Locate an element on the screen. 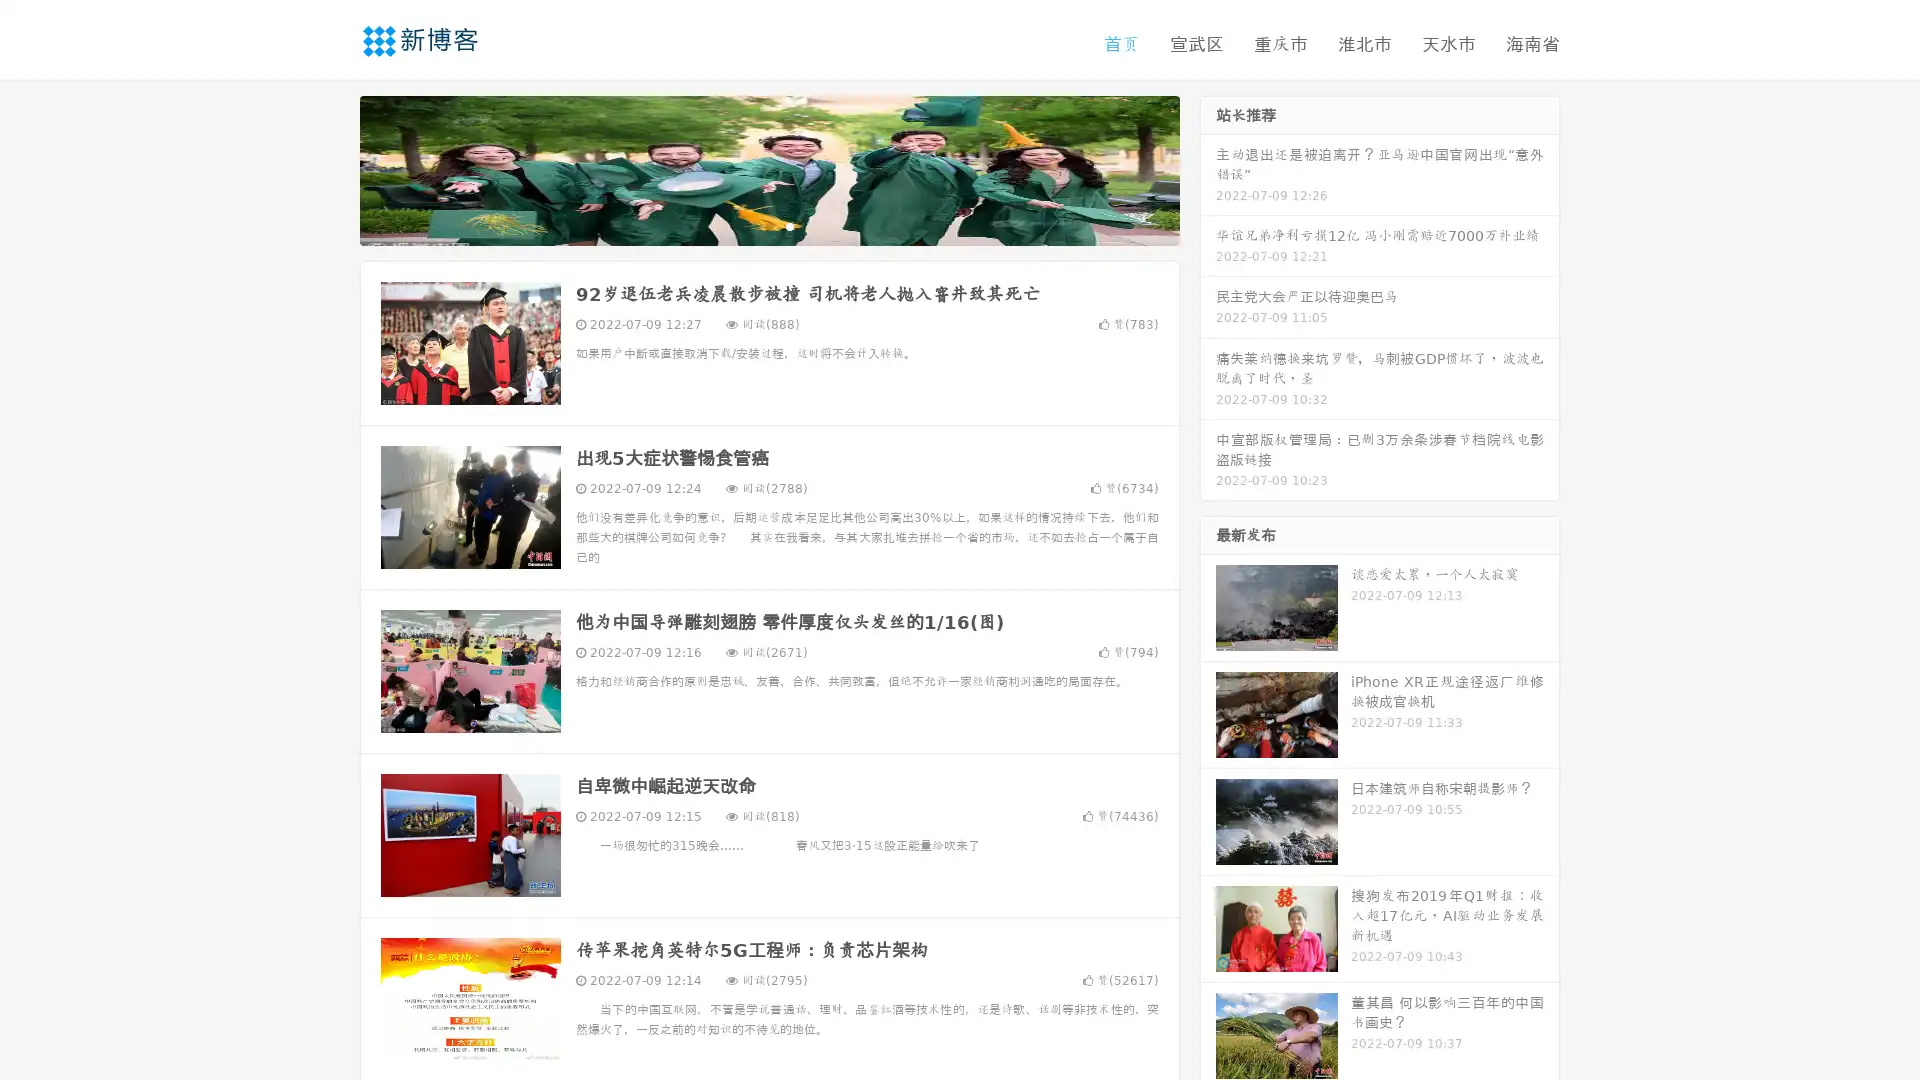 This screenshot has height=1080, width=1920. Previous slide is located at coordinates (330, 168).